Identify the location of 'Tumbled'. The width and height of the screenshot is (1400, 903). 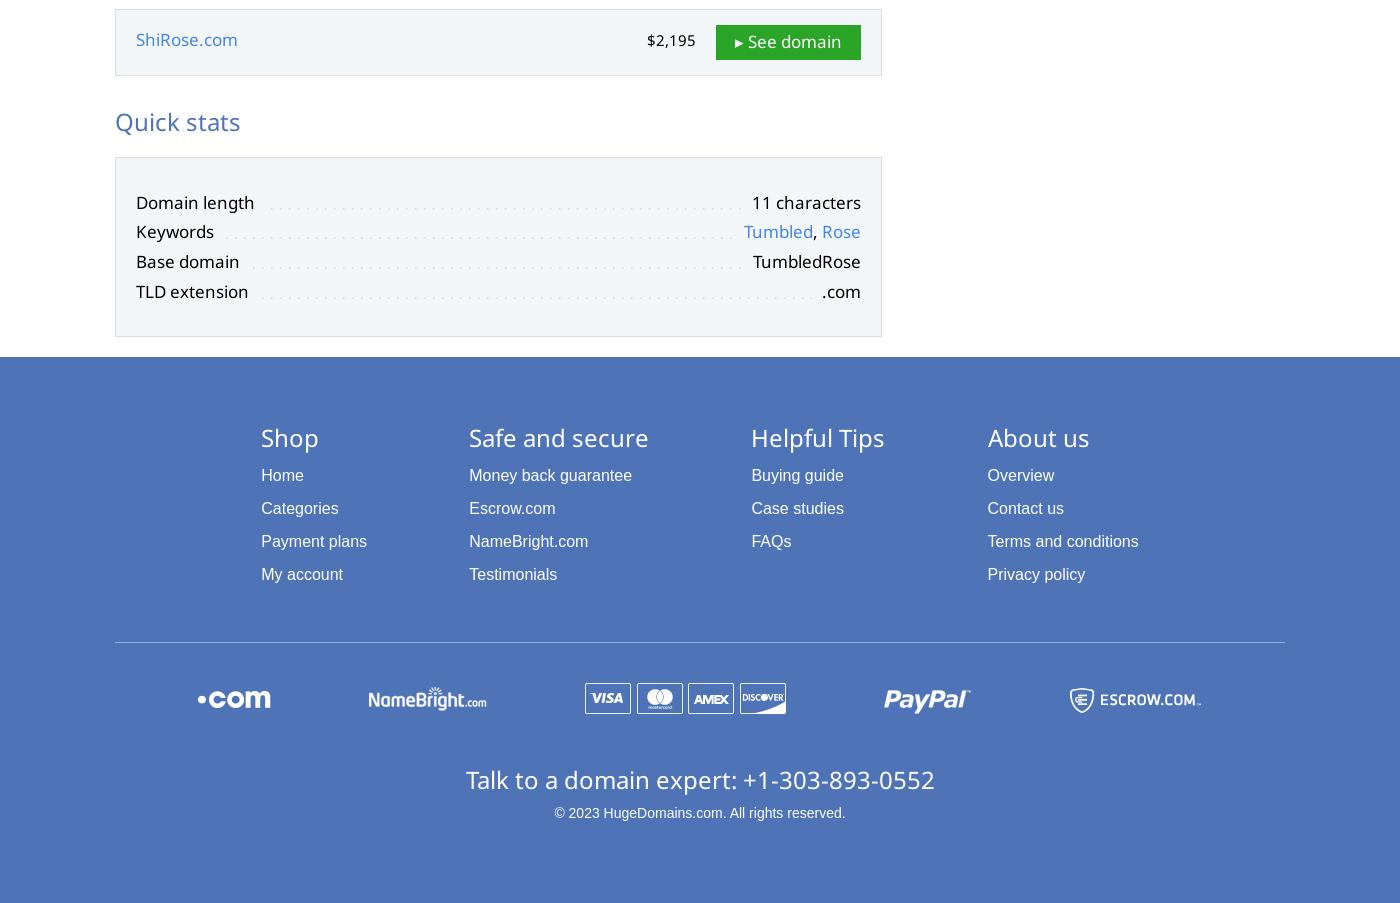
(778, 231).